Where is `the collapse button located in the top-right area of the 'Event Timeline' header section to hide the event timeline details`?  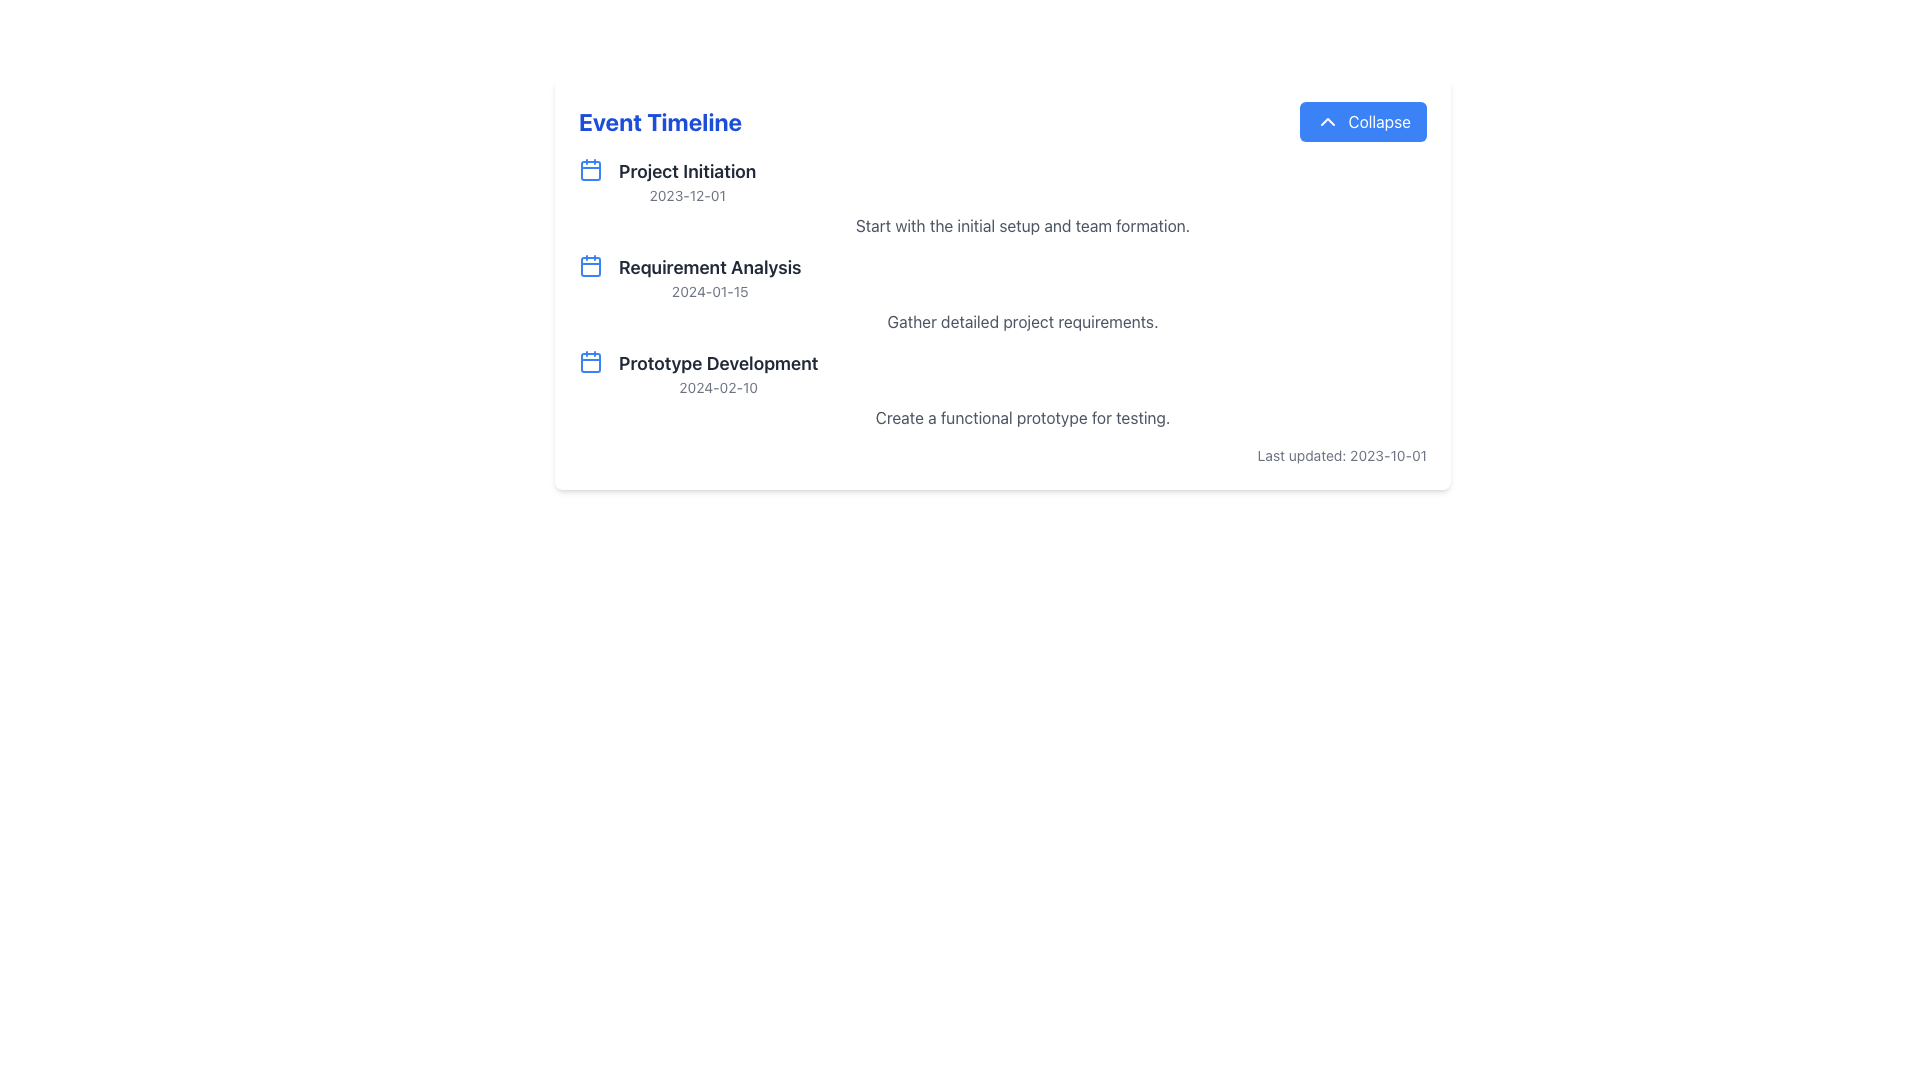 the collapse button located in the top-right area of the 'Event Timeline' header section to hide the event timeline details is located at coordinates (1362, 122).